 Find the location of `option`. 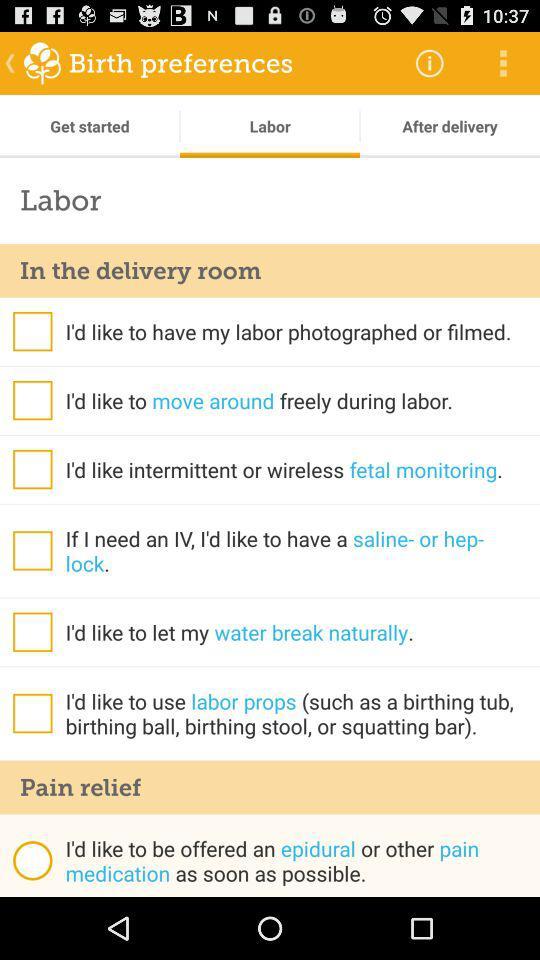

option is located at coordinates (31, 713).